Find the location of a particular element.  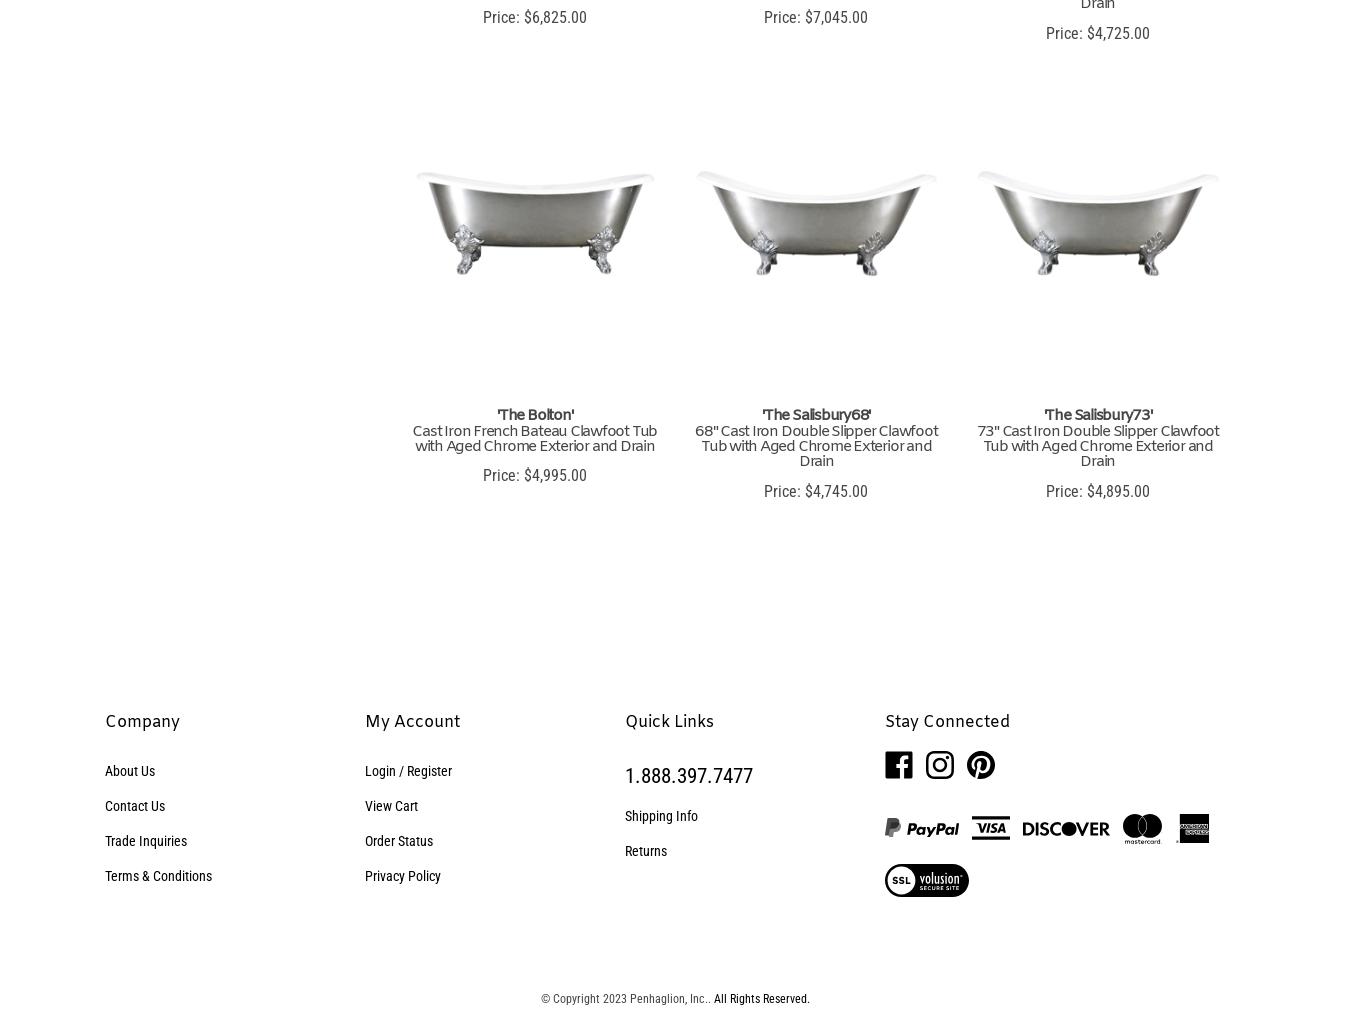

'Shipping Info' is located at coordinates (623, 813).